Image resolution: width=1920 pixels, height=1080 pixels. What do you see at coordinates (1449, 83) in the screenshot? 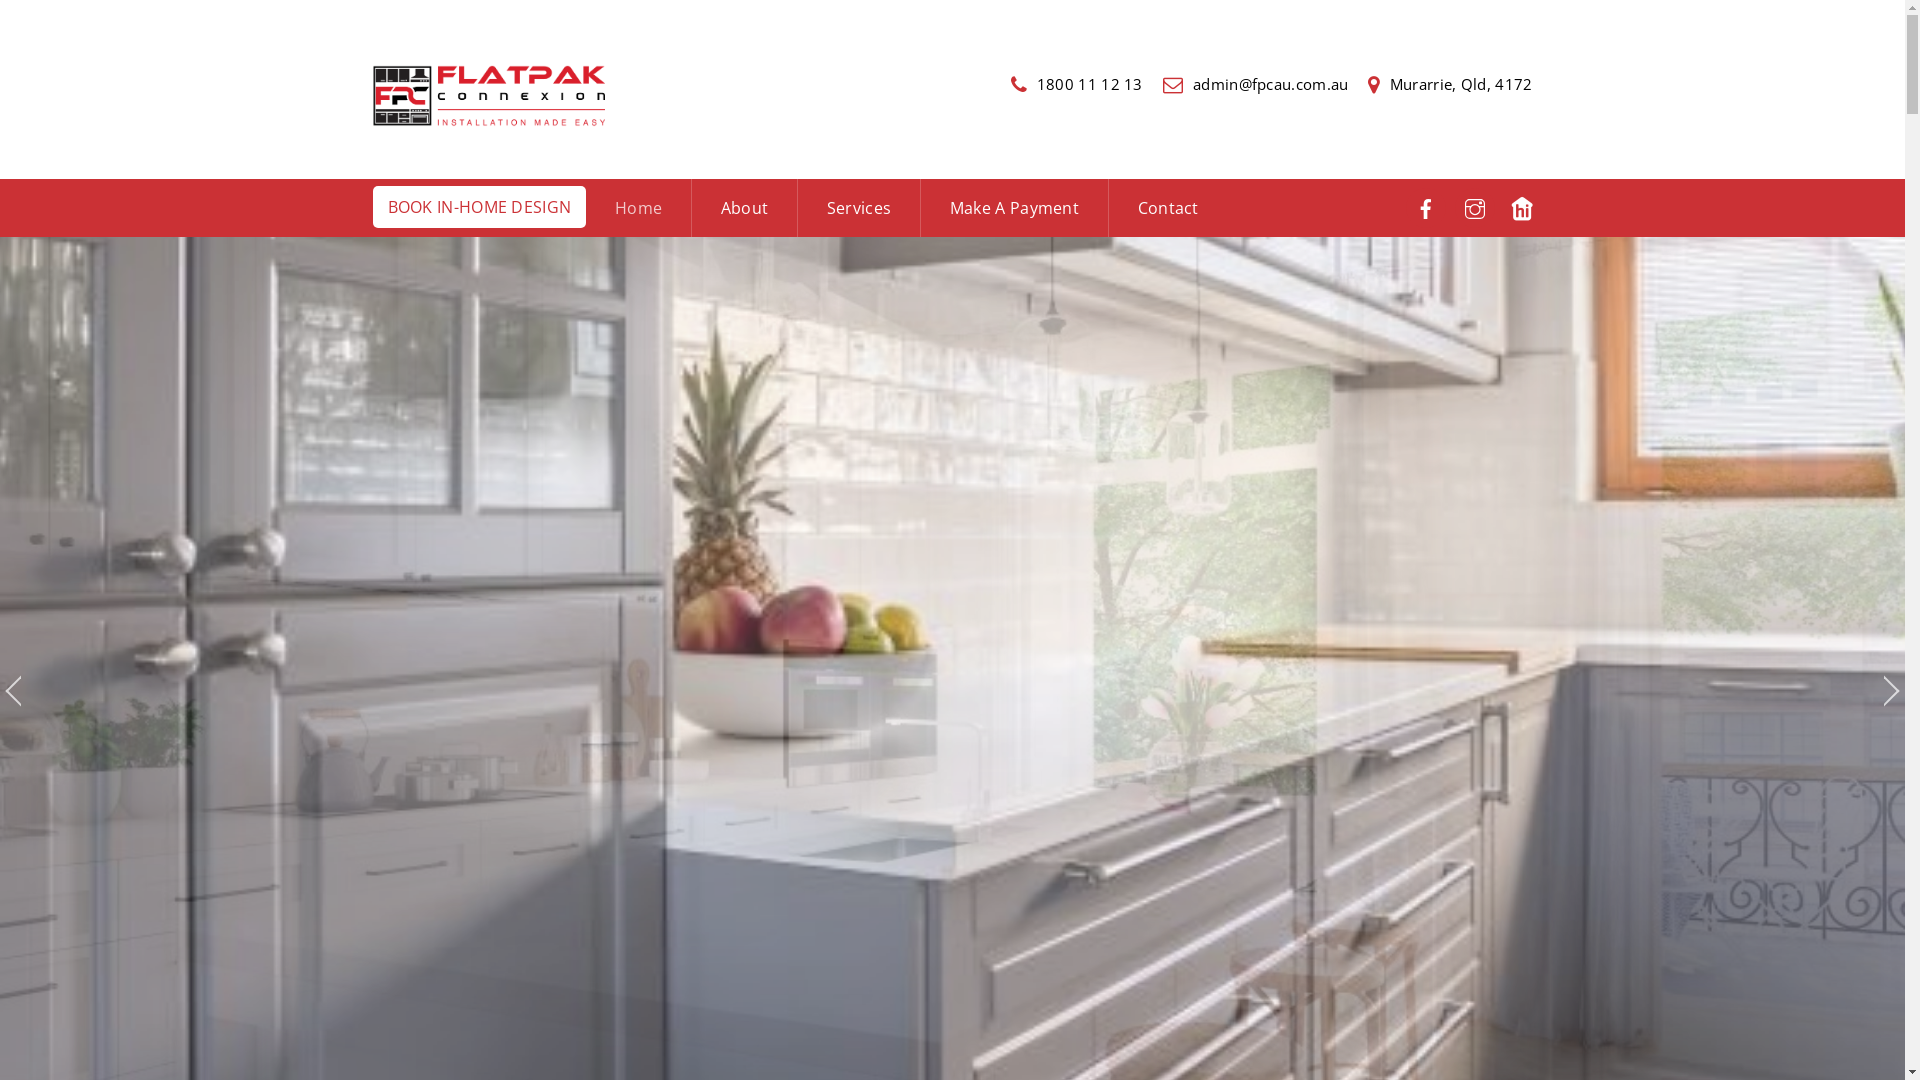
I see `'Murarrie, Qld, 4172'` at bounding box center [1449, 83].